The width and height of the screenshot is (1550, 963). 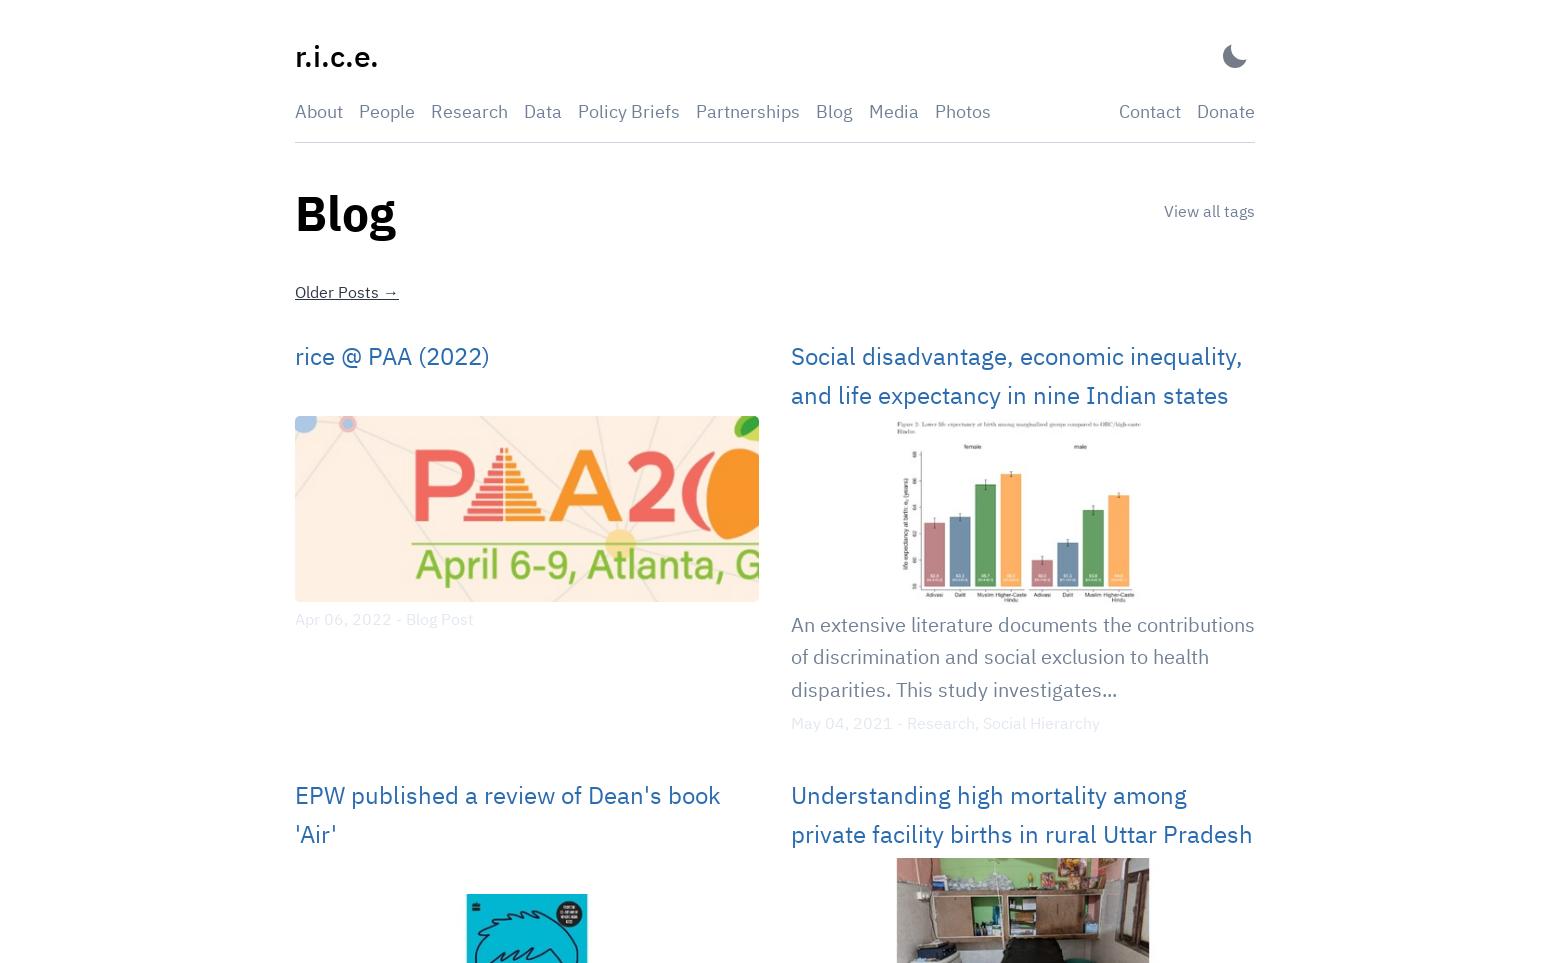 What do you see at coordinates (962, 109) in the screenshot?
I see `'Photos'` at bounding box center [962, 109].